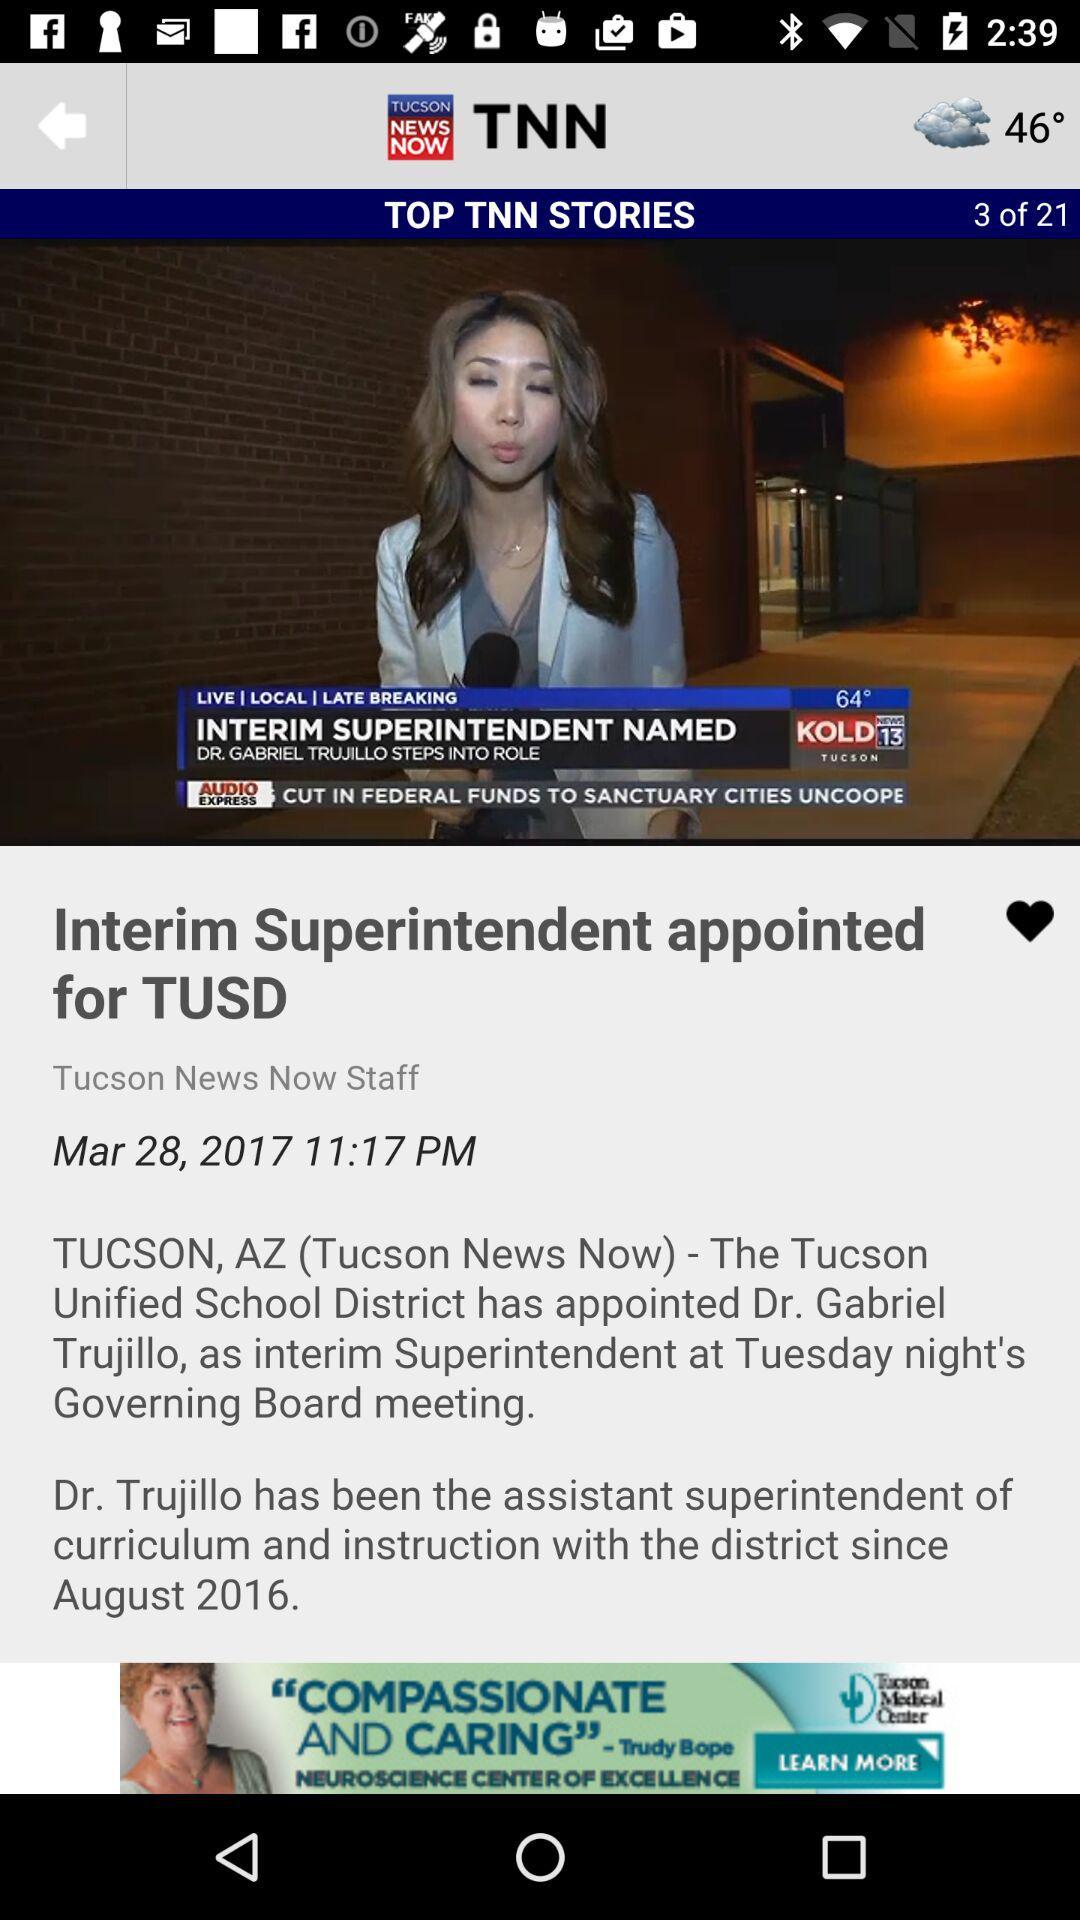  Describe the element at coordinates (540, 124) in the screenshot. I see `tnn home page` at that location.